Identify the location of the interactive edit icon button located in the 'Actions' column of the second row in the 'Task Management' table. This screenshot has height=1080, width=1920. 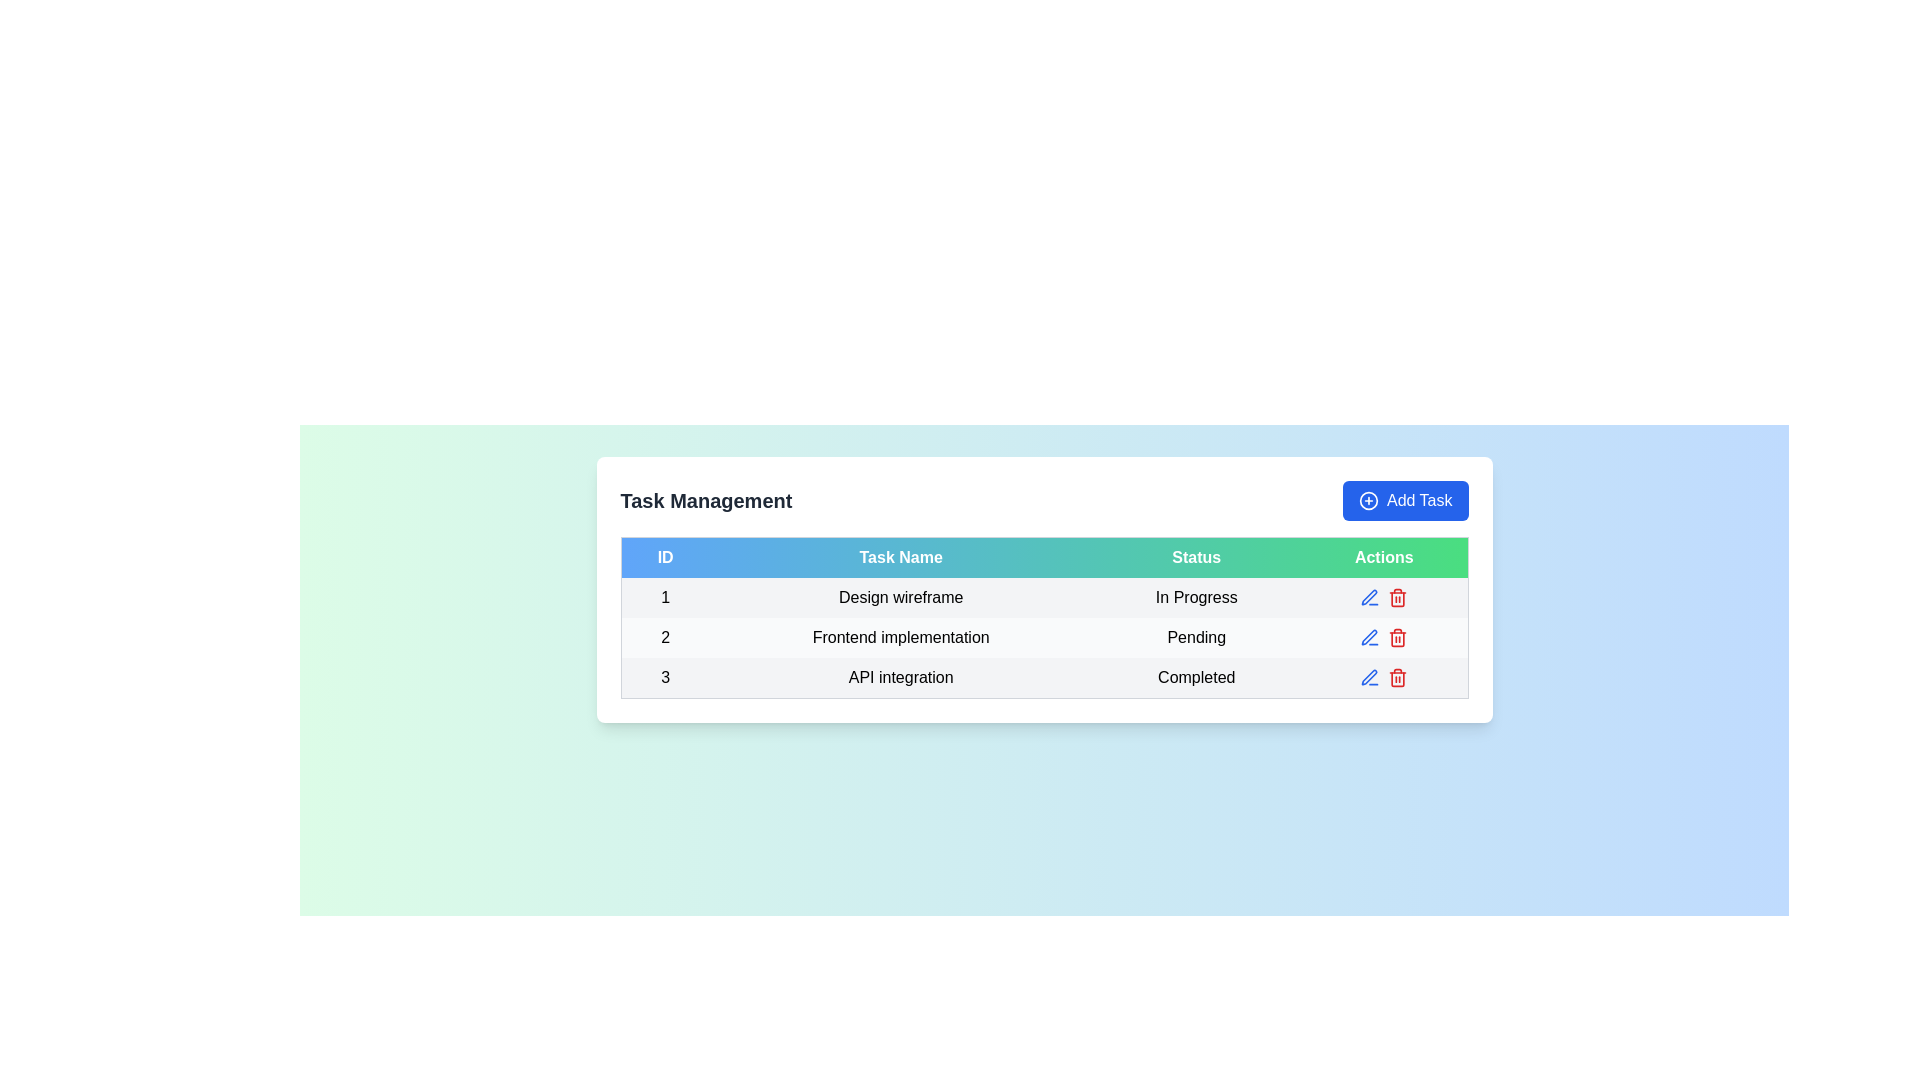
(1369, 637).